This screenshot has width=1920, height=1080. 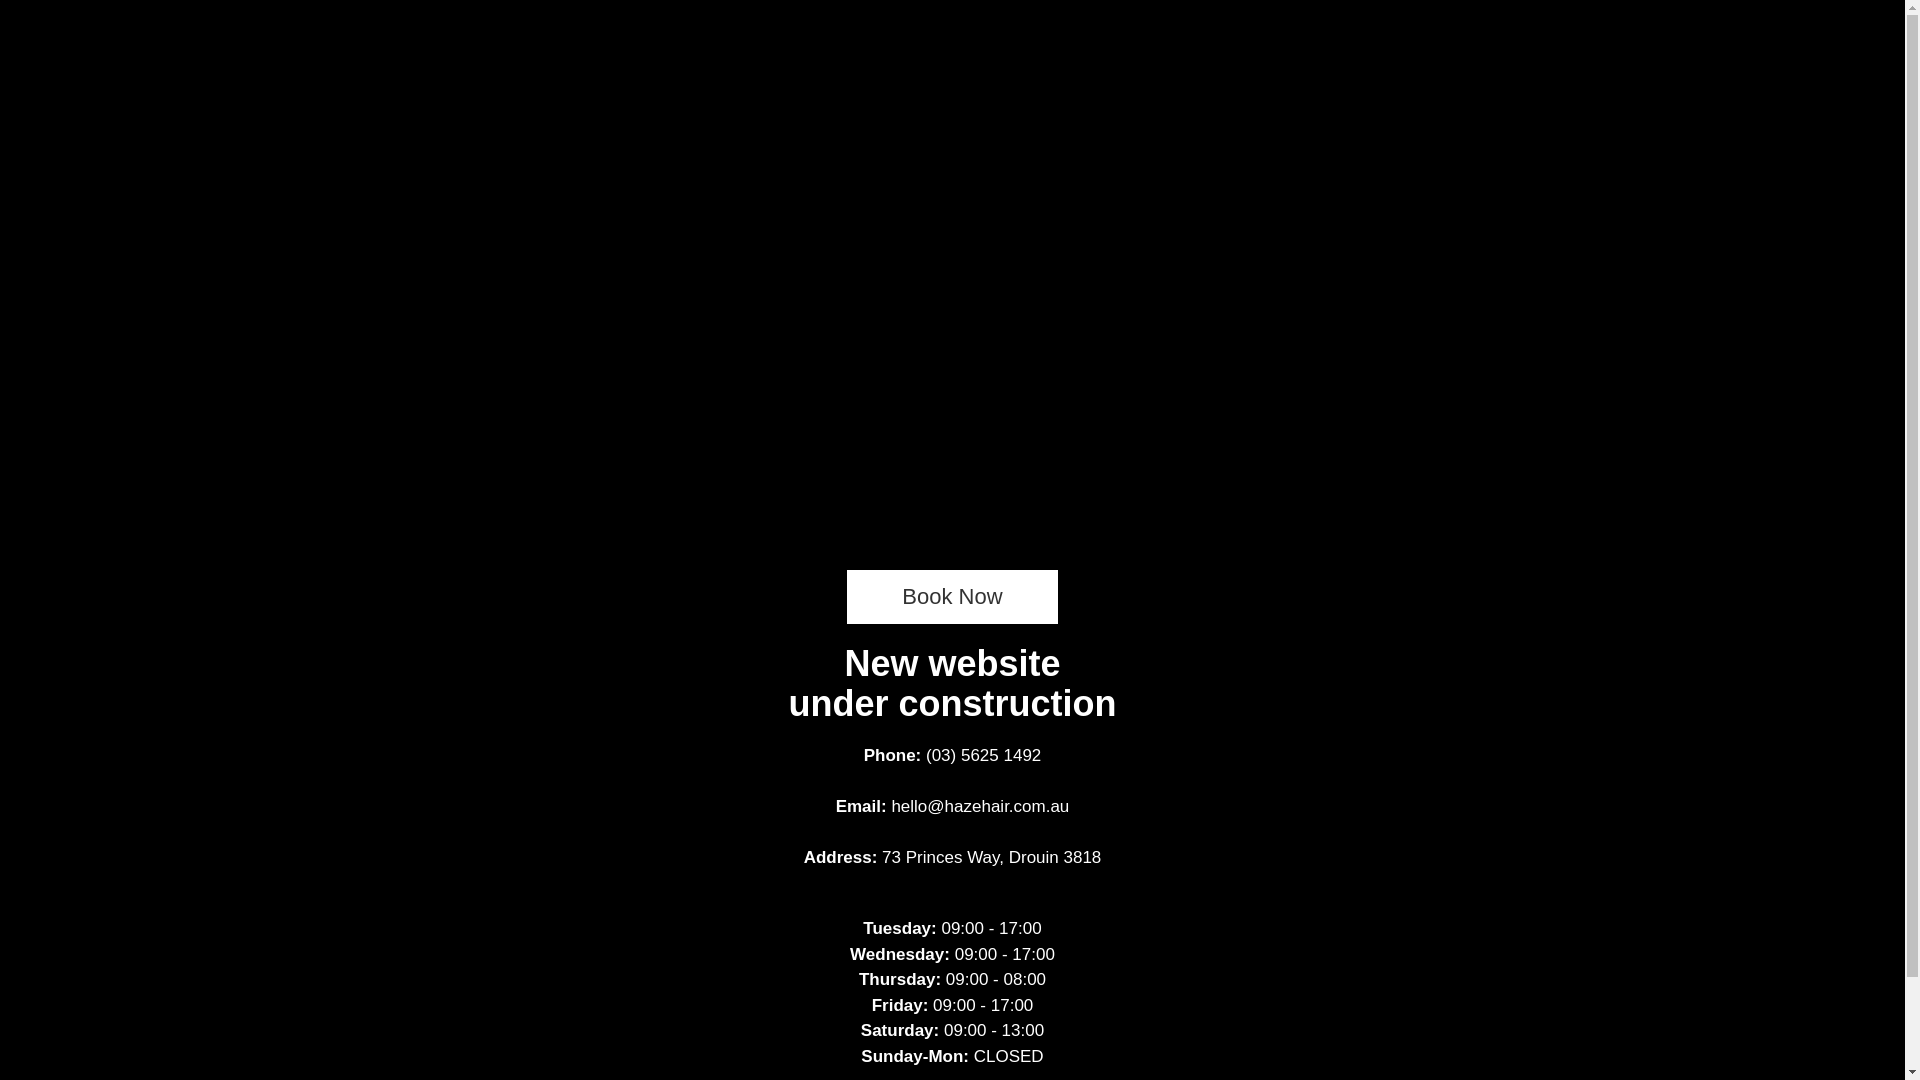 I want to click on 'Book Now', so click(x=950, y=596).